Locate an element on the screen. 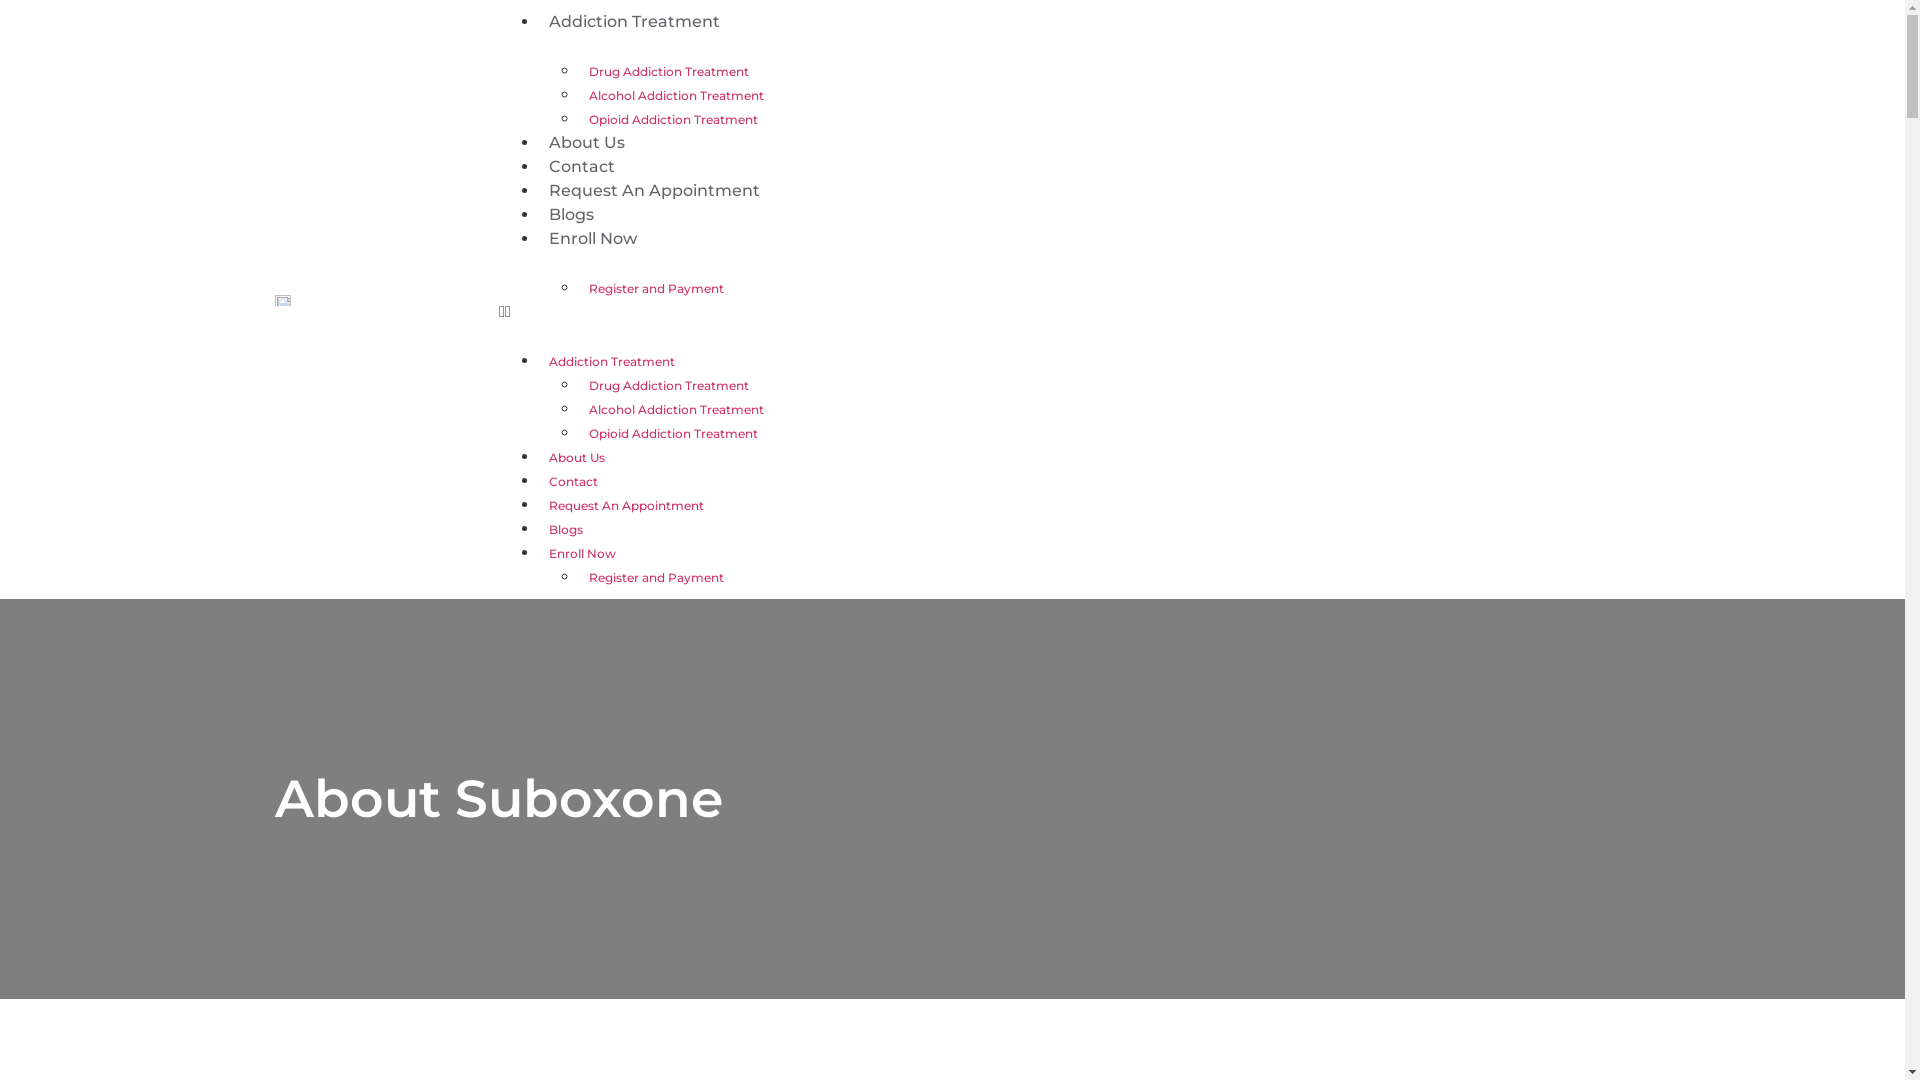 The width and height of the screenshot is (1920, 1080). 'About Us' is located at coordinates (585, 141).